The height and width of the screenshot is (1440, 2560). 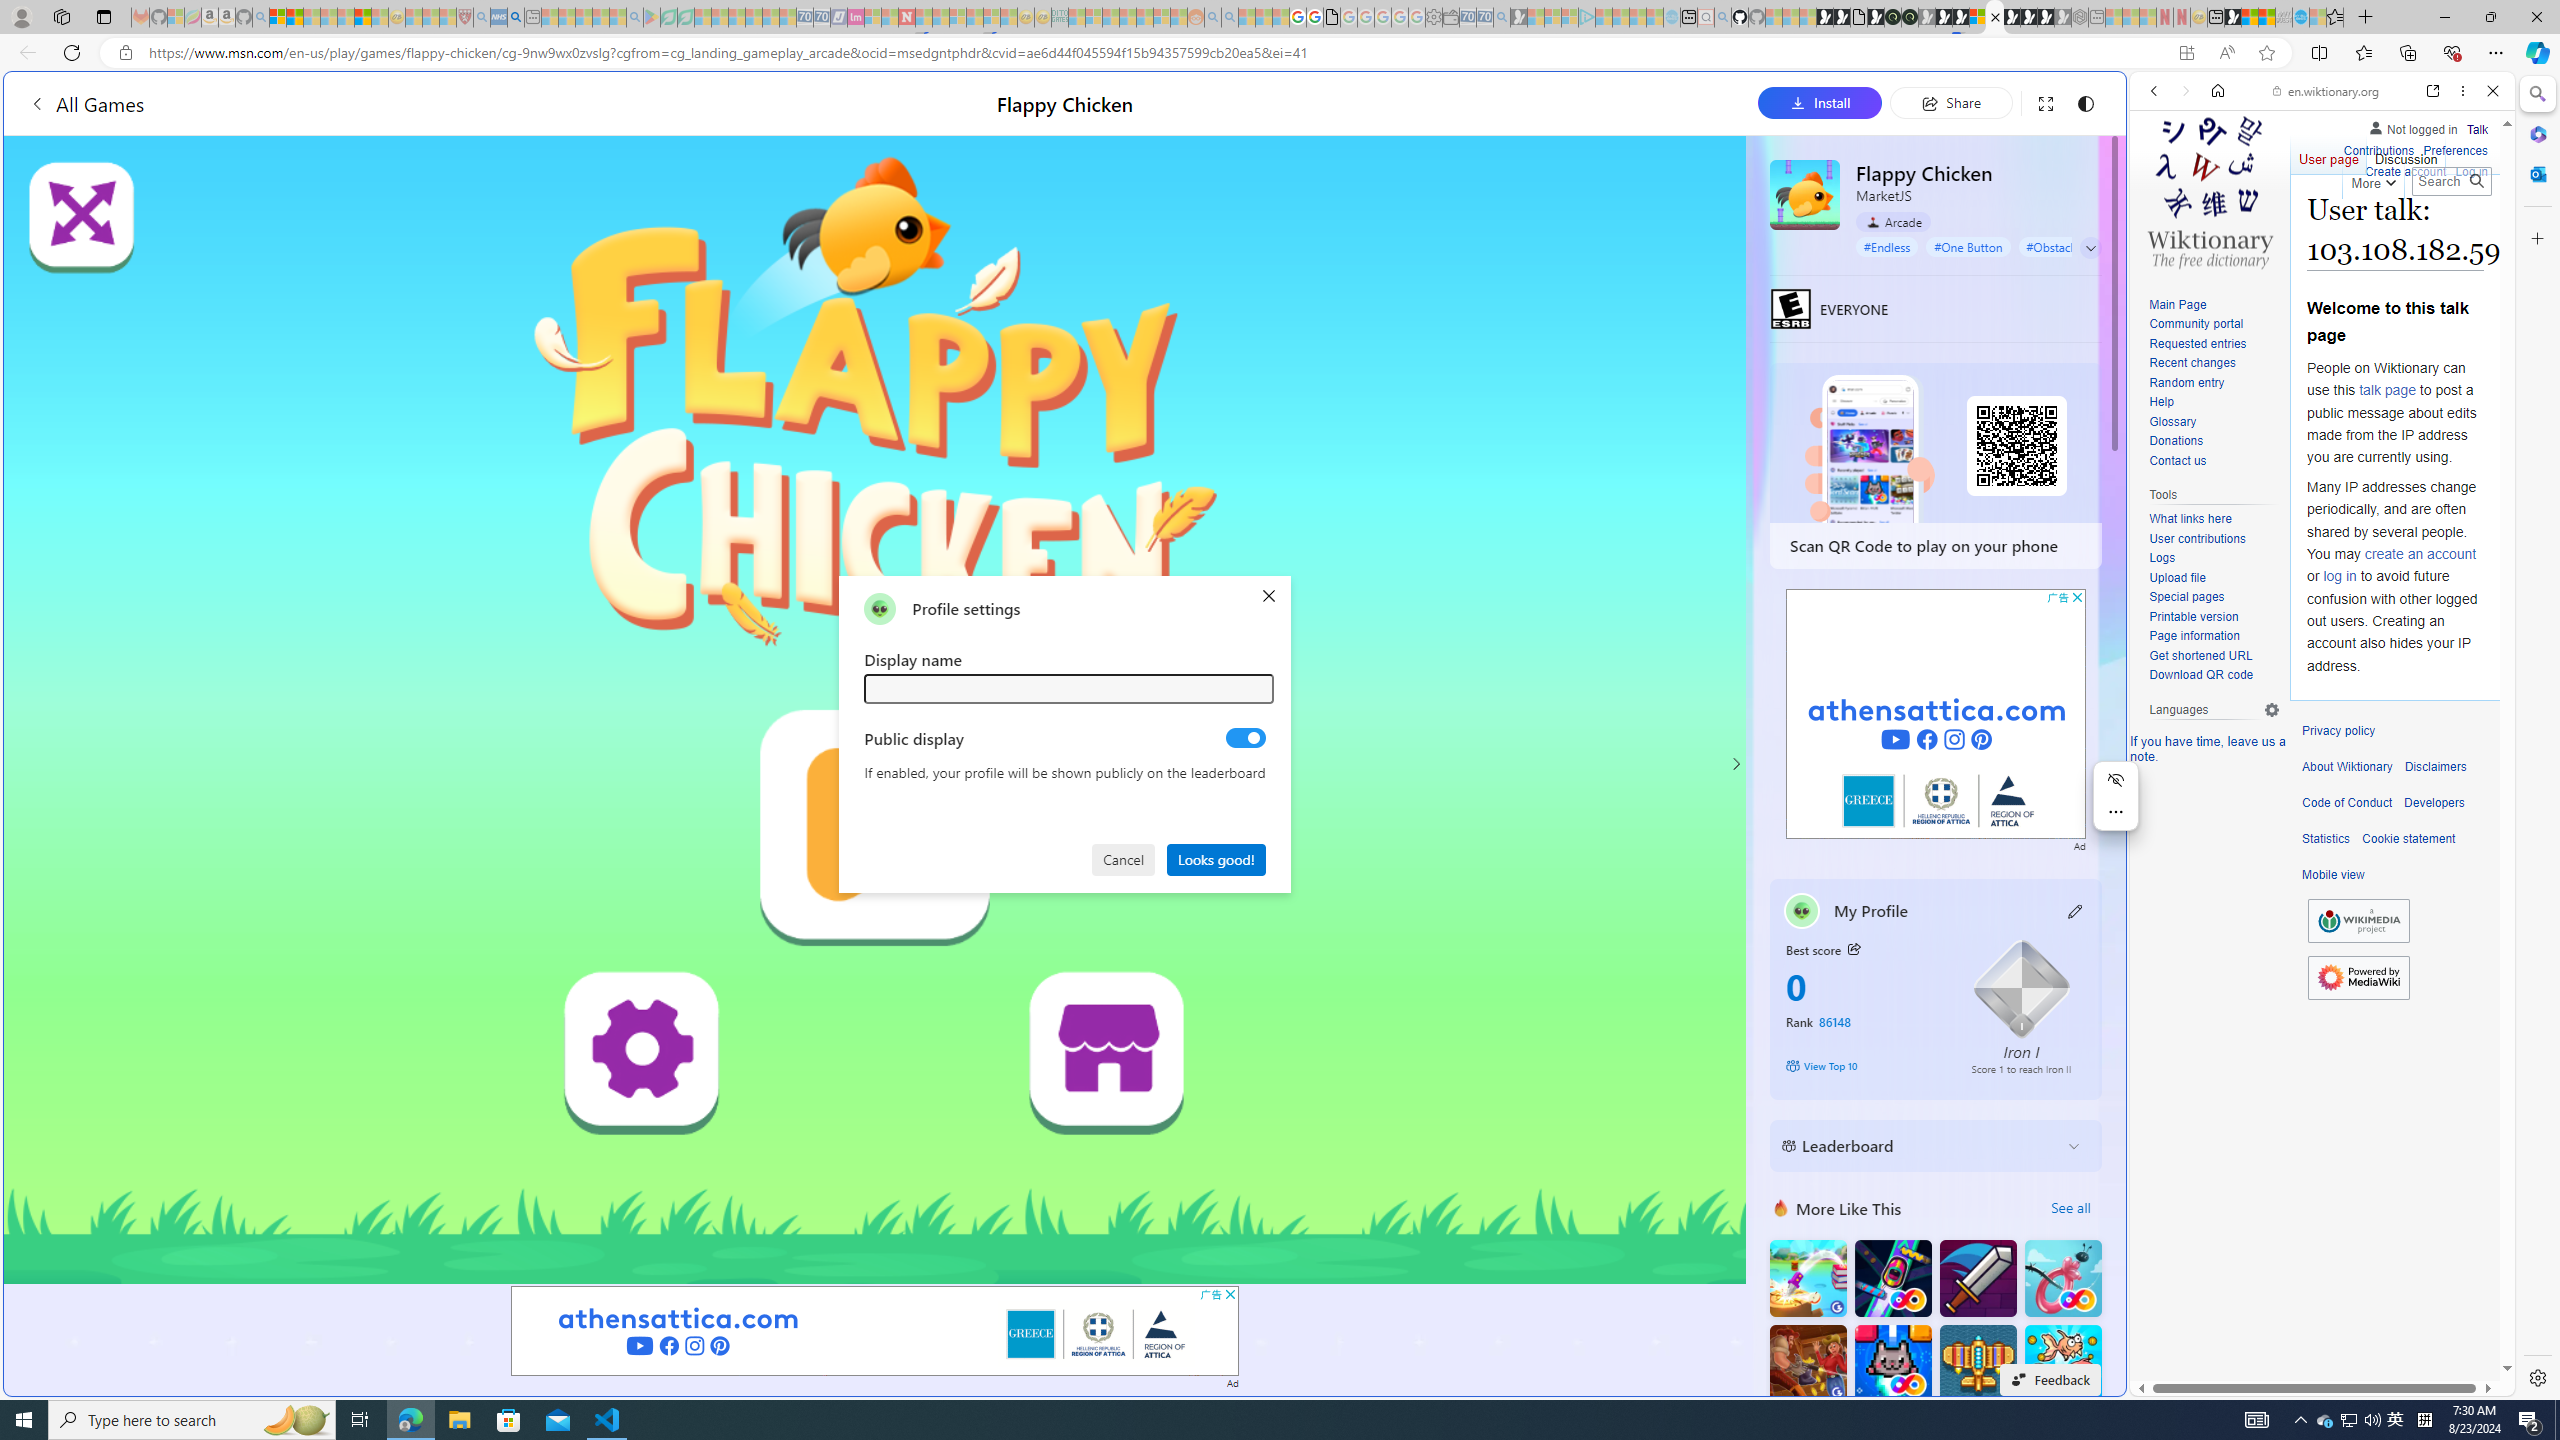 I want to click on 'Kinda Frugal - MSN - Sleeping', so click(x=1145, y=16).